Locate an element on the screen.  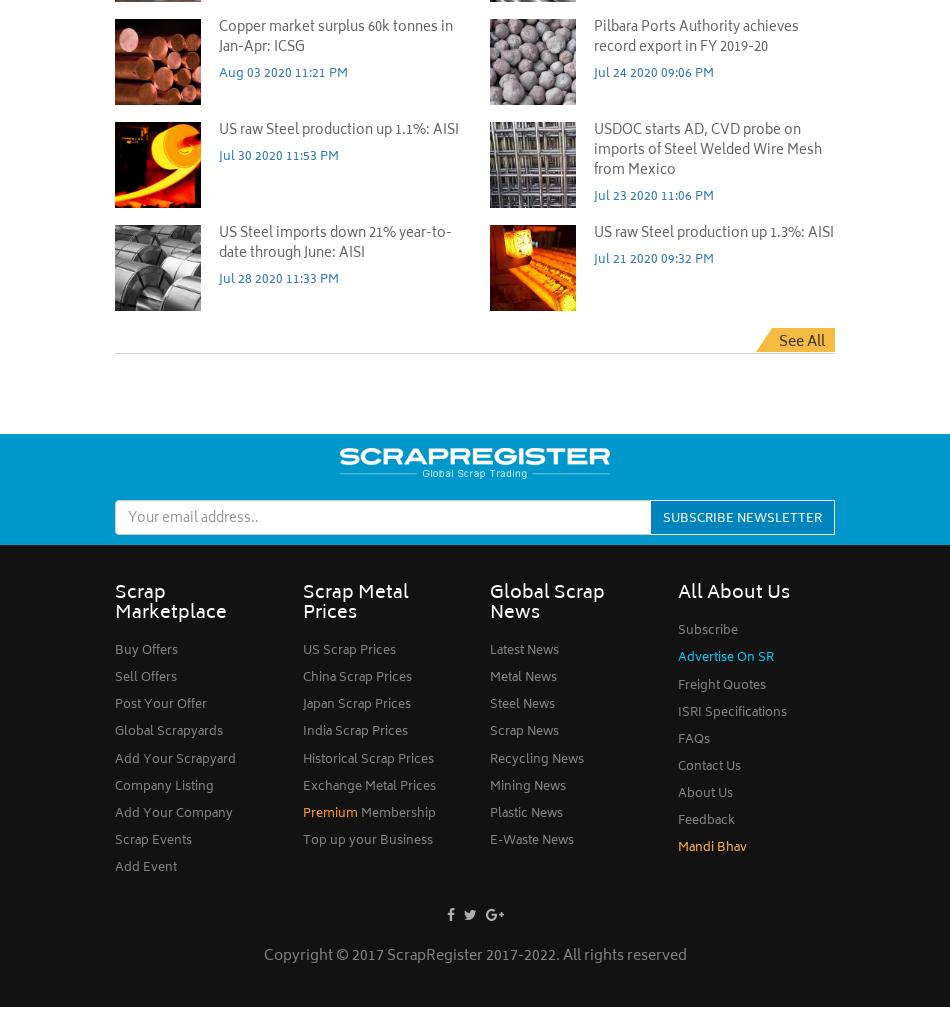
'Scrap Metal Prices' is located at coordinates (354, 603).